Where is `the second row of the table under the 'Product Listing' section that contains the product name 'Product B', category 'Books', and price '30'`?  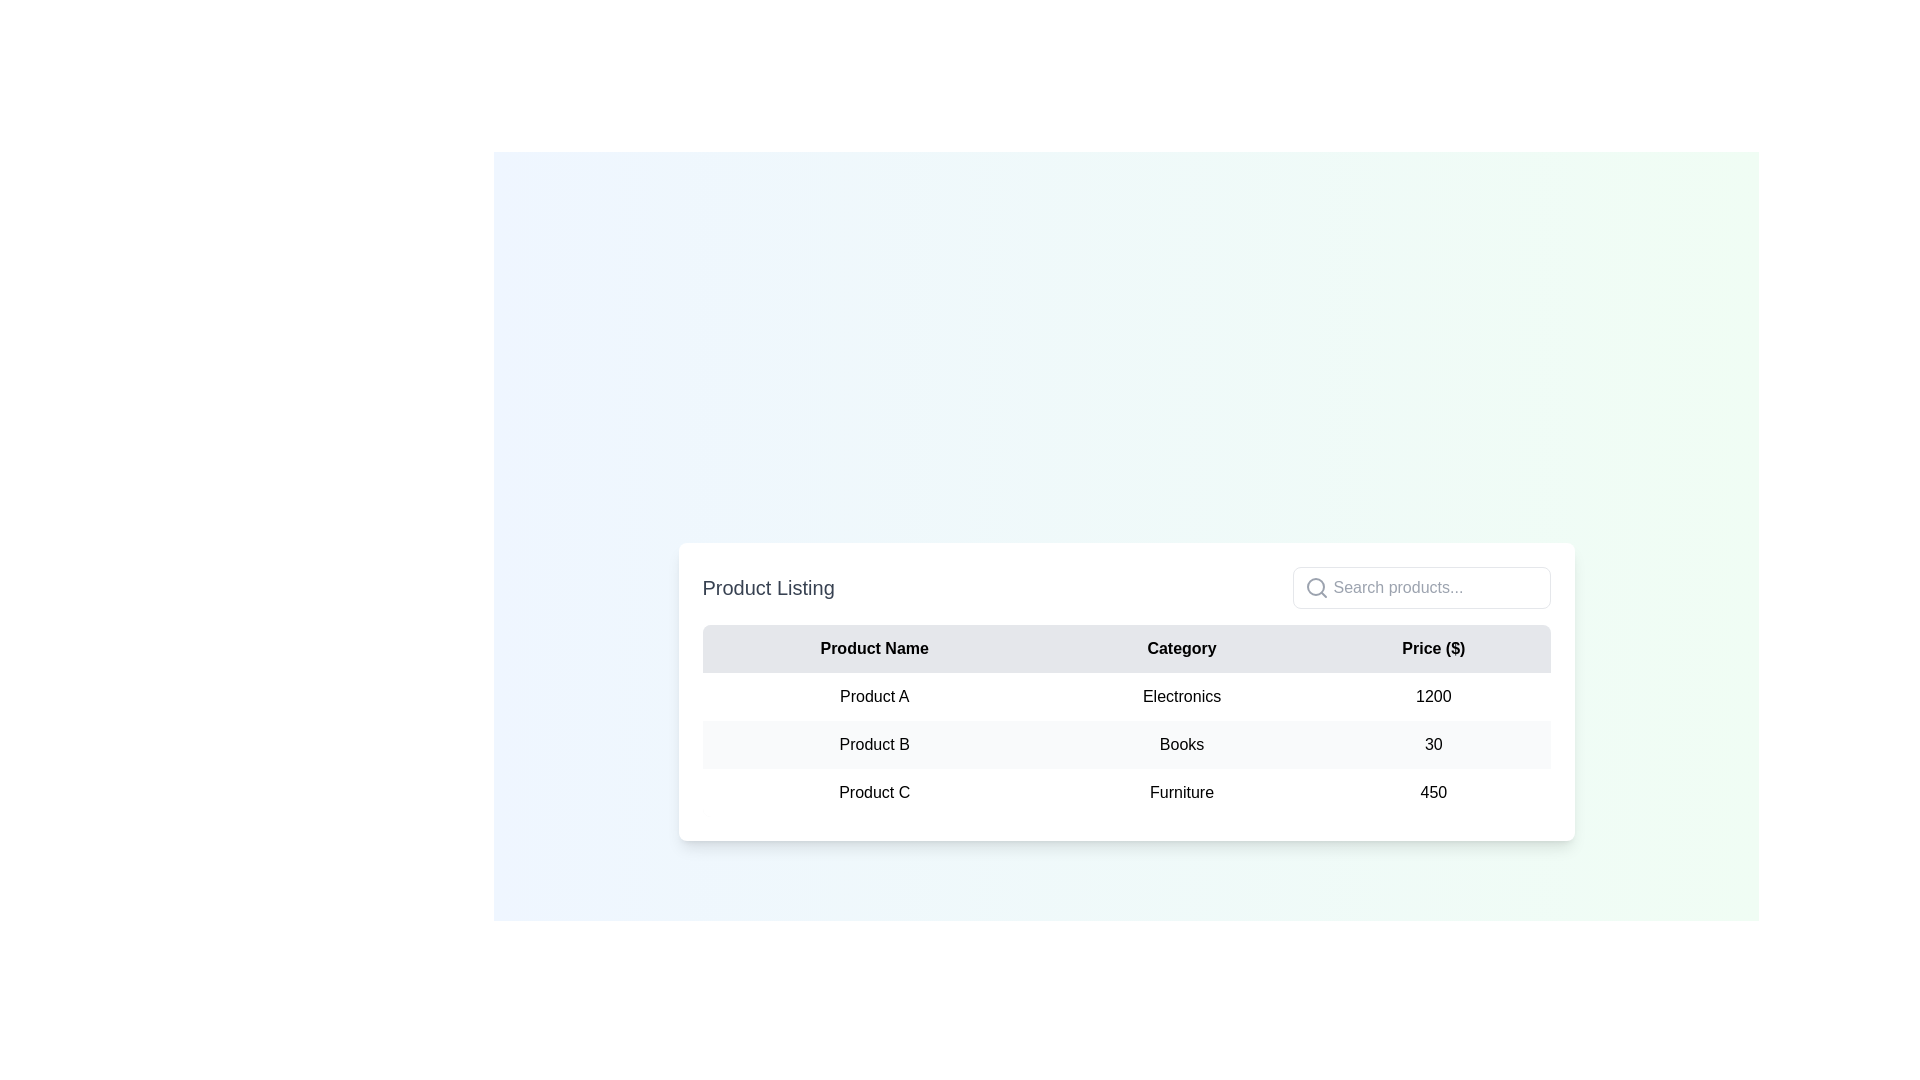
the second row of the table under the 'Product Listing' section that contains the product name 'Product B', category 'Books', and price '30' is located at coordinates (1126, 744).